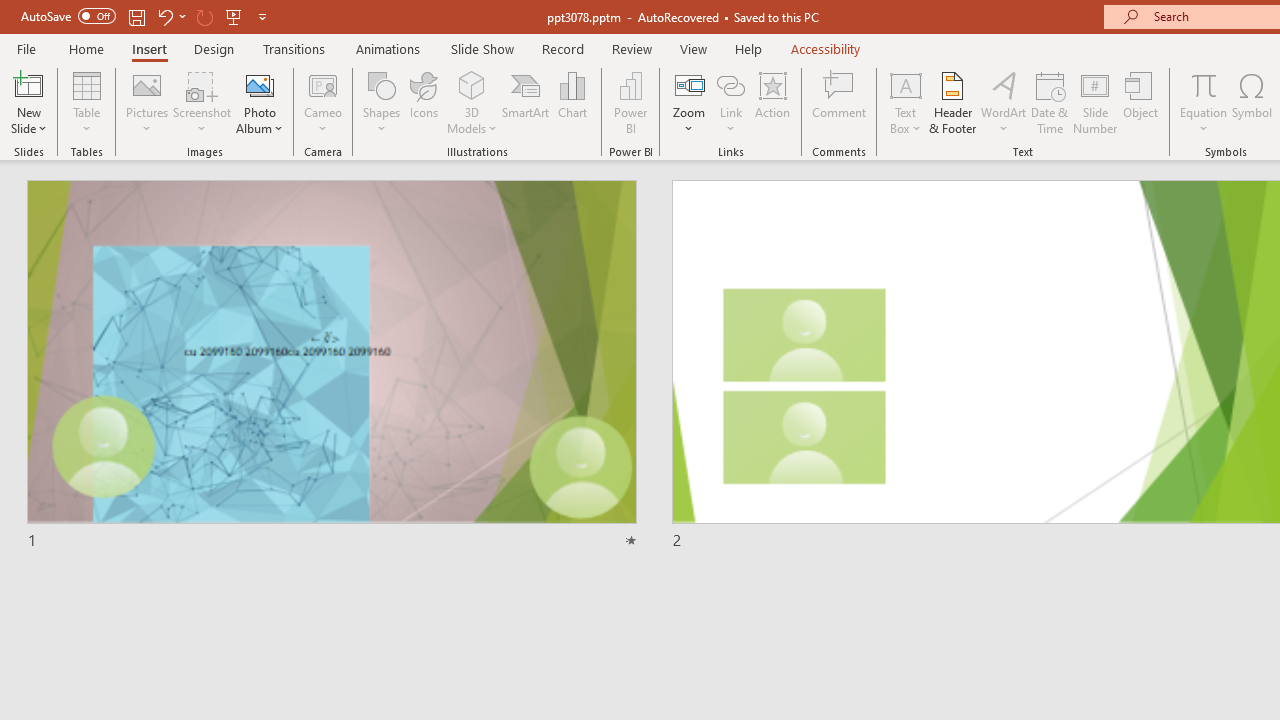 The height and width of the screenshot is (720, 1280). I want to click on 'Link', so click(730, 84).